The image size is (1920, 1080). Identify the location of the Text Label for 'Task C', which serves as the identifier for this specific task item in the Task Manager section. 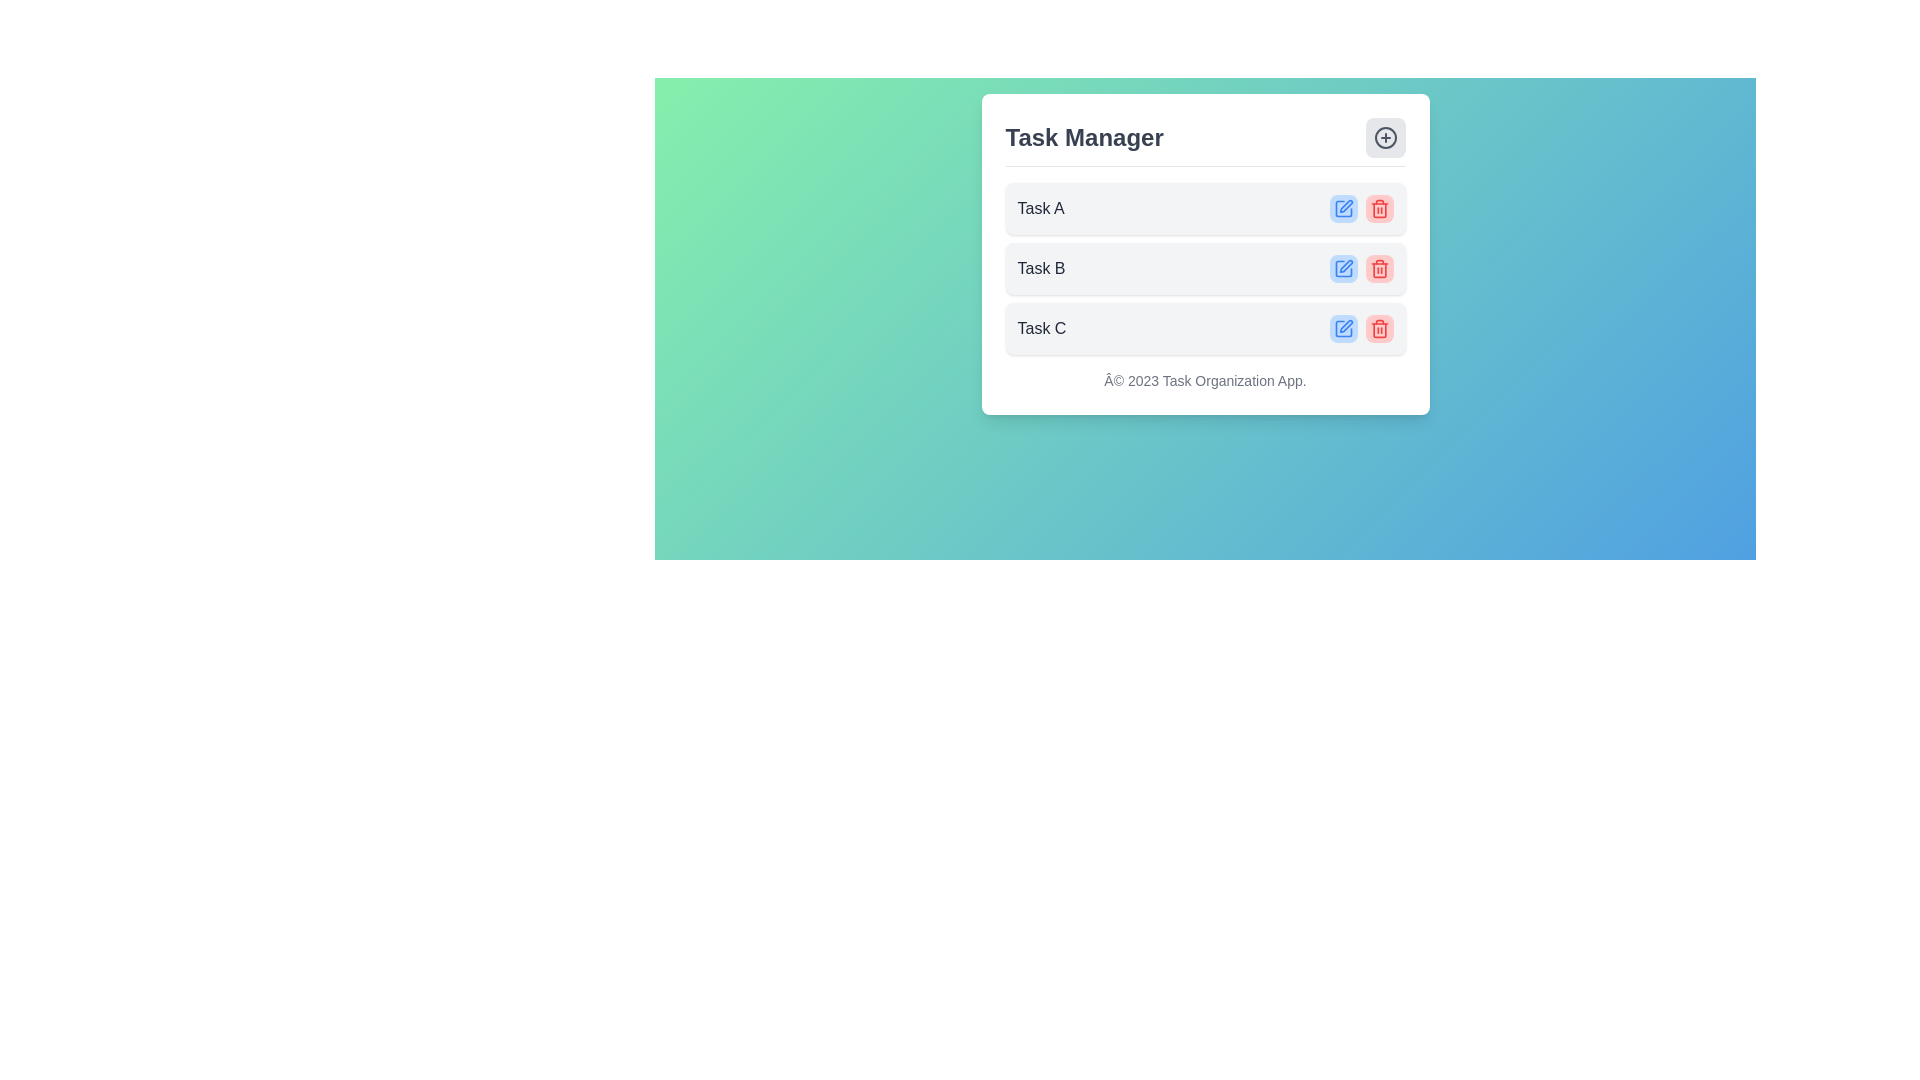
(1040, 327).